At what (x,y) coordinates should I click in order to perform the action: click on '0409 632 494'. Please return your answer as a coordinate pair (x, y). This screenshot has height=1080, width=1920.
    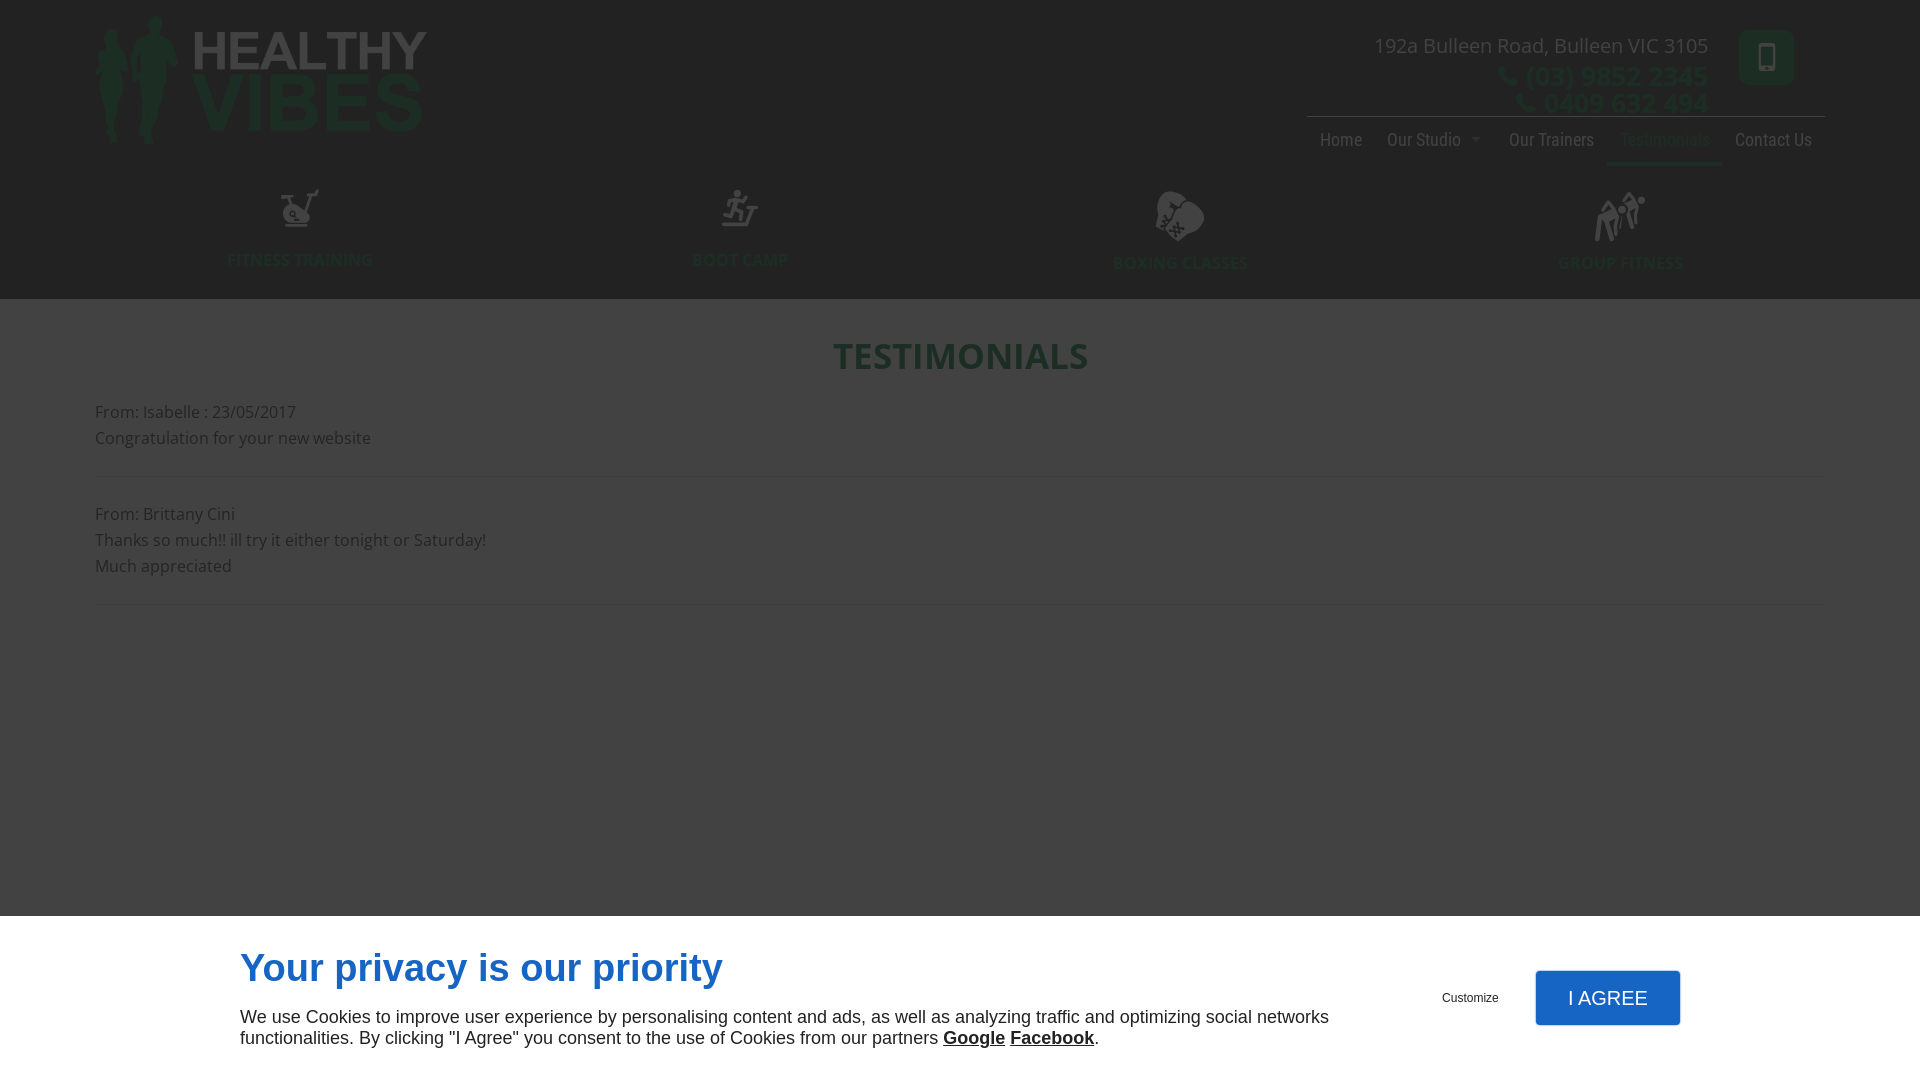
    Looking at the image, I should click on (1543, 102).